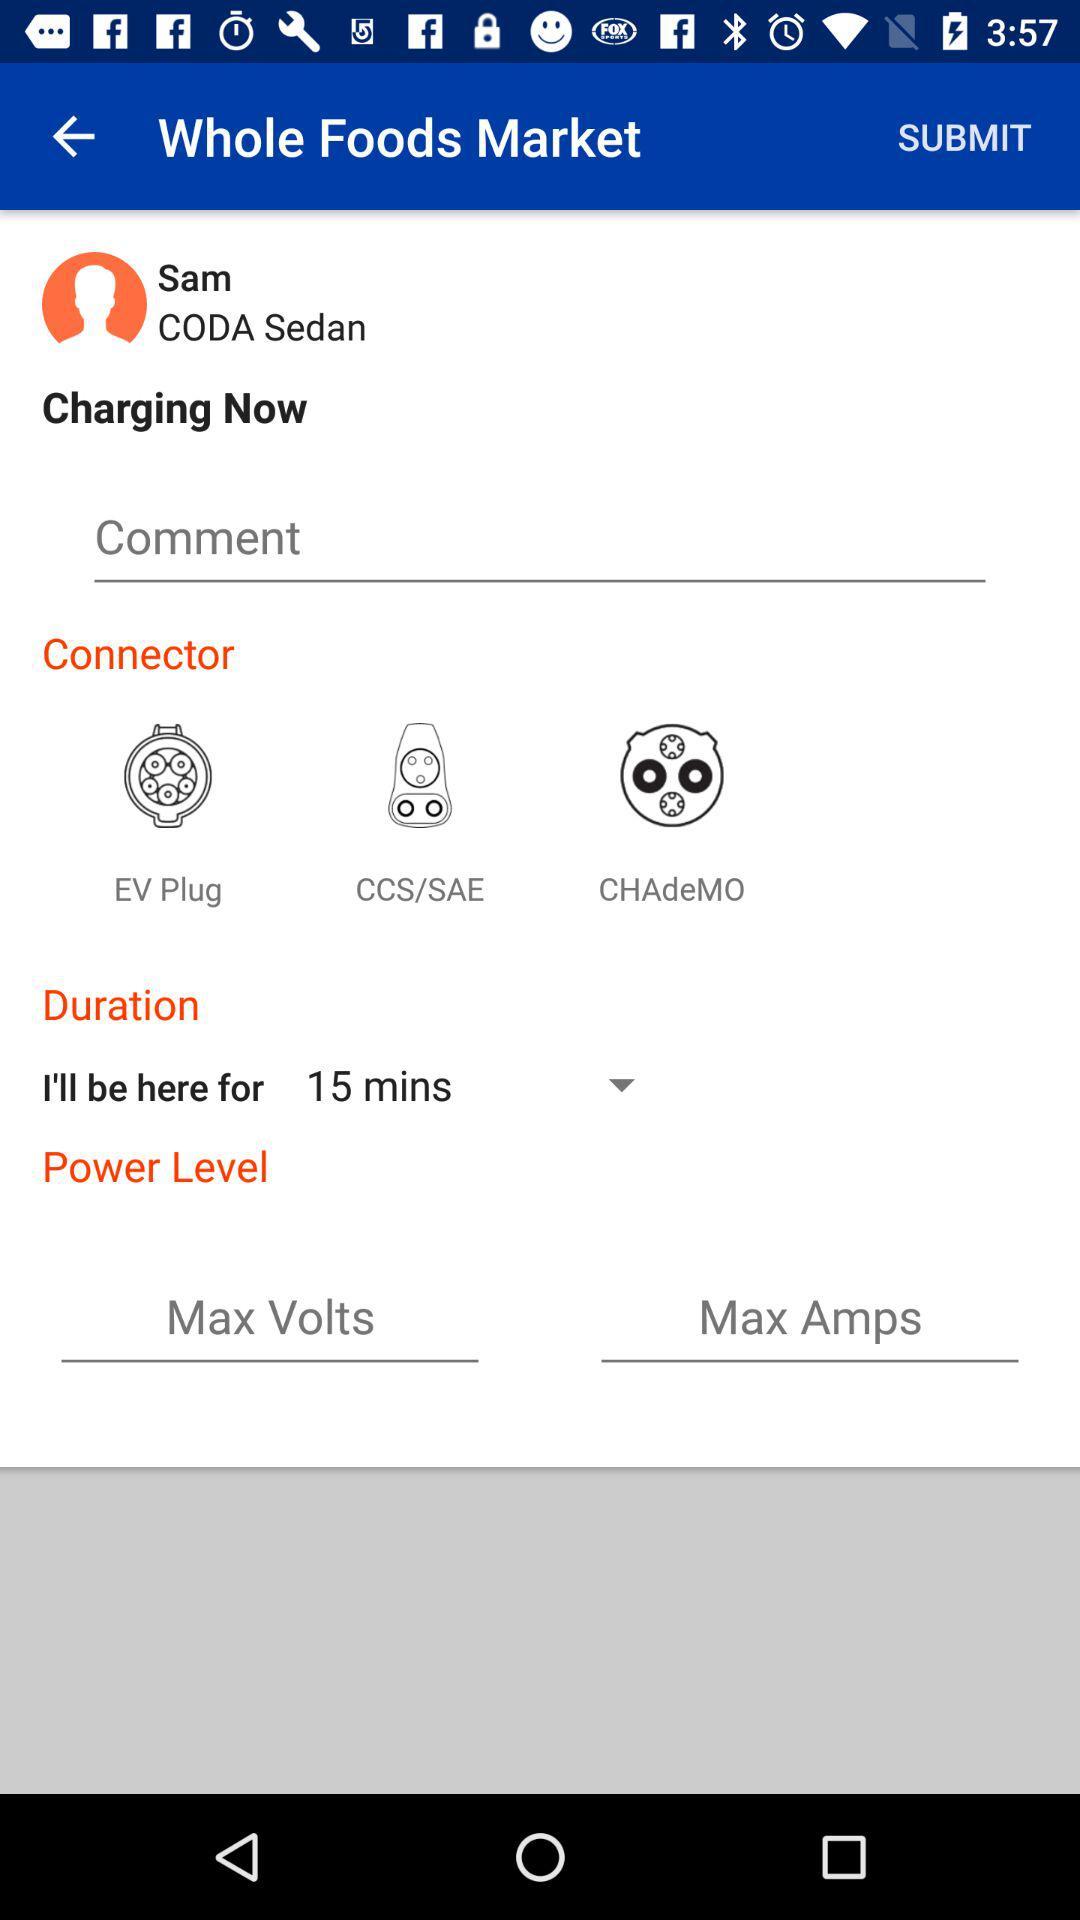 The image size is (1080, 1920). Describe the element at coordinates (540, 543) in the screenshot. I see `fill in the comment box` at that location.